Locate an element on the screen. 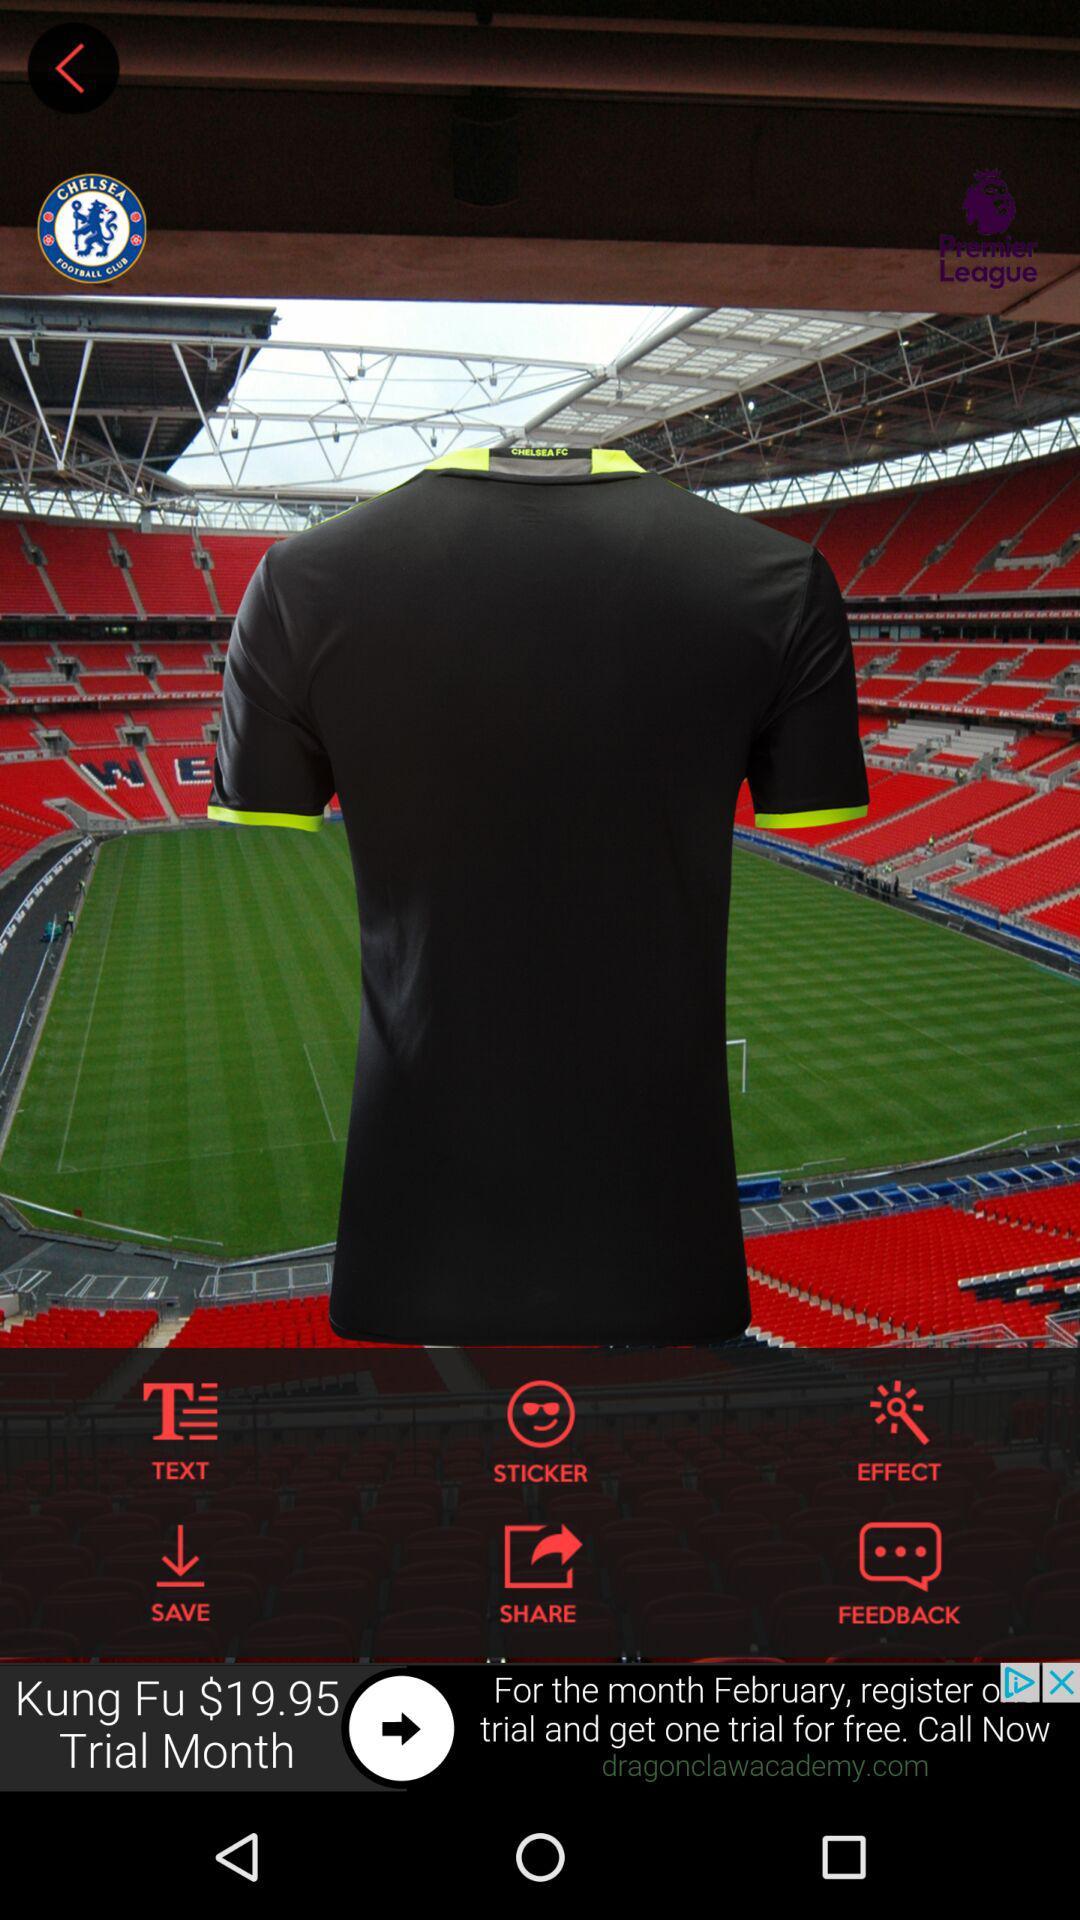  exit is located at coordinates (540, 1572).